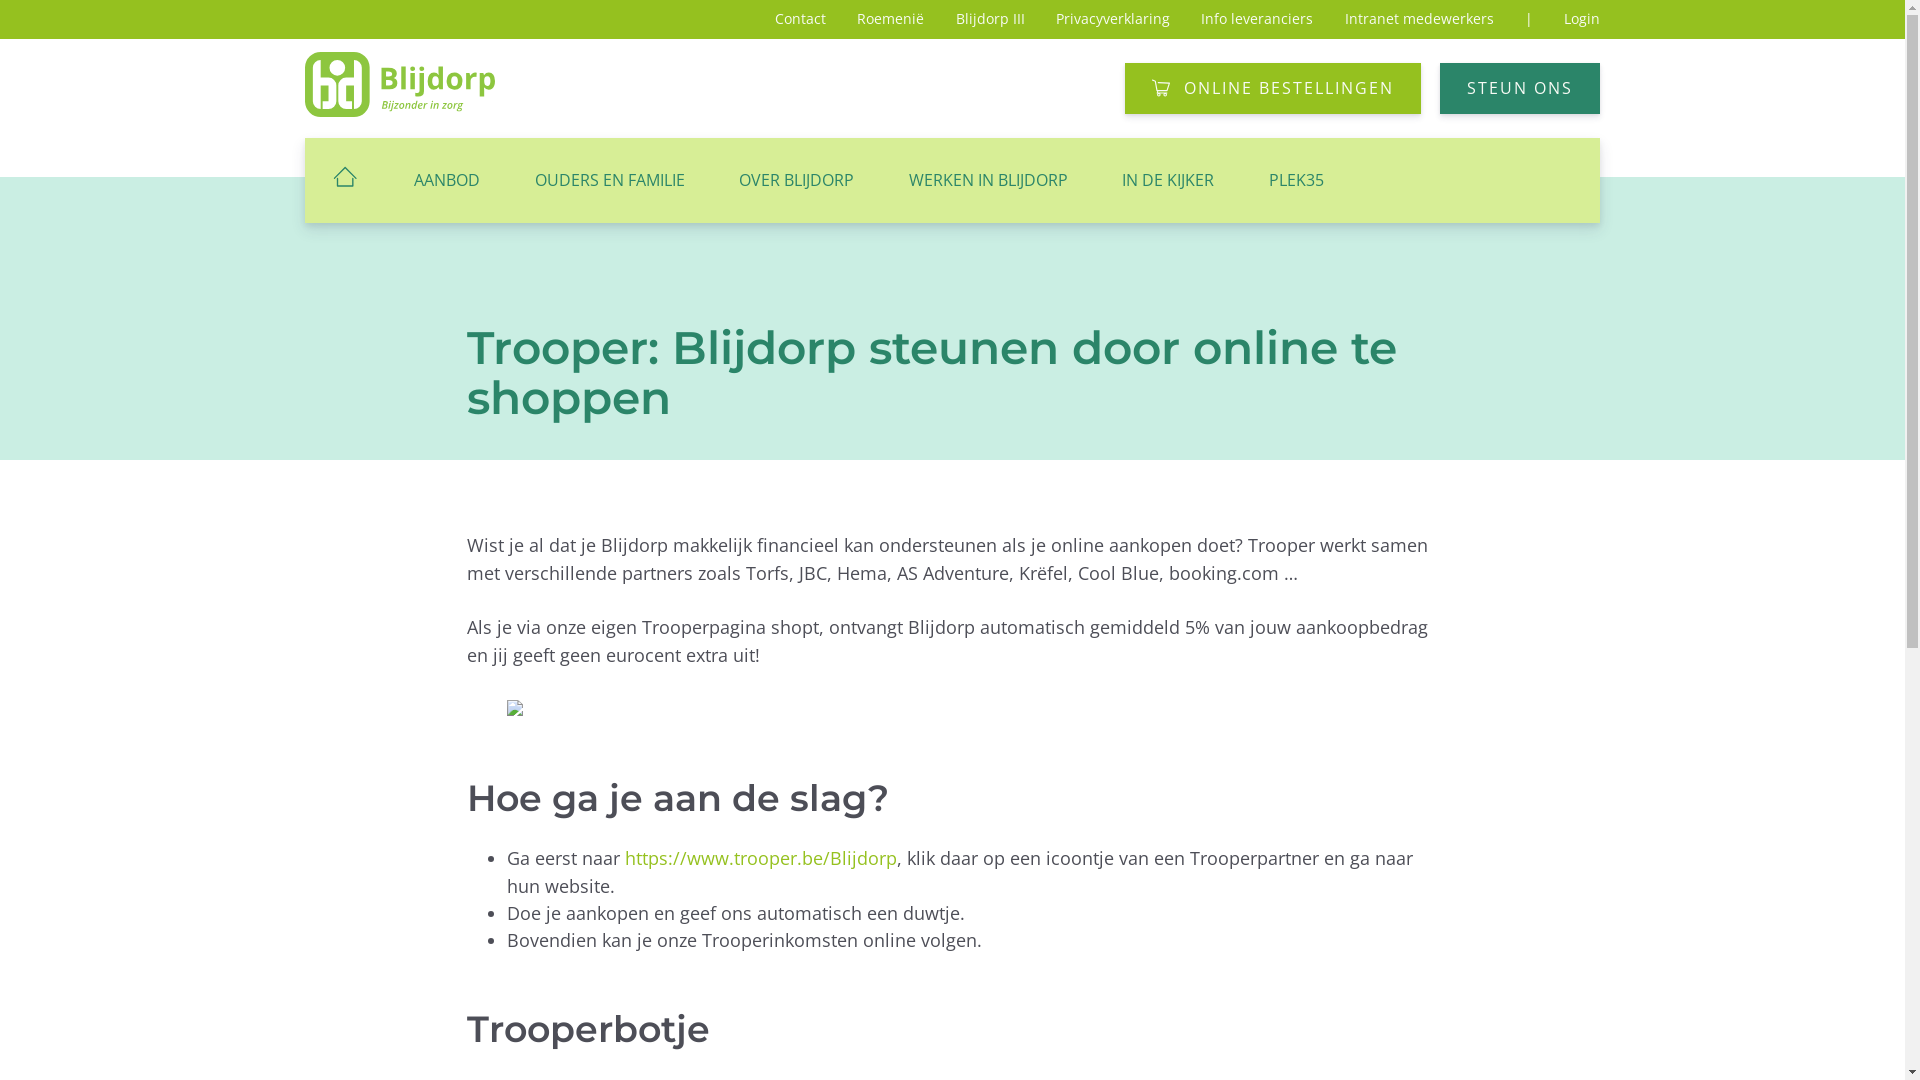  What do you see at coordinates (1418, 18) in the screenshot?
I see `'Intranet medewerkers'` at bounding box center [1418, 18].